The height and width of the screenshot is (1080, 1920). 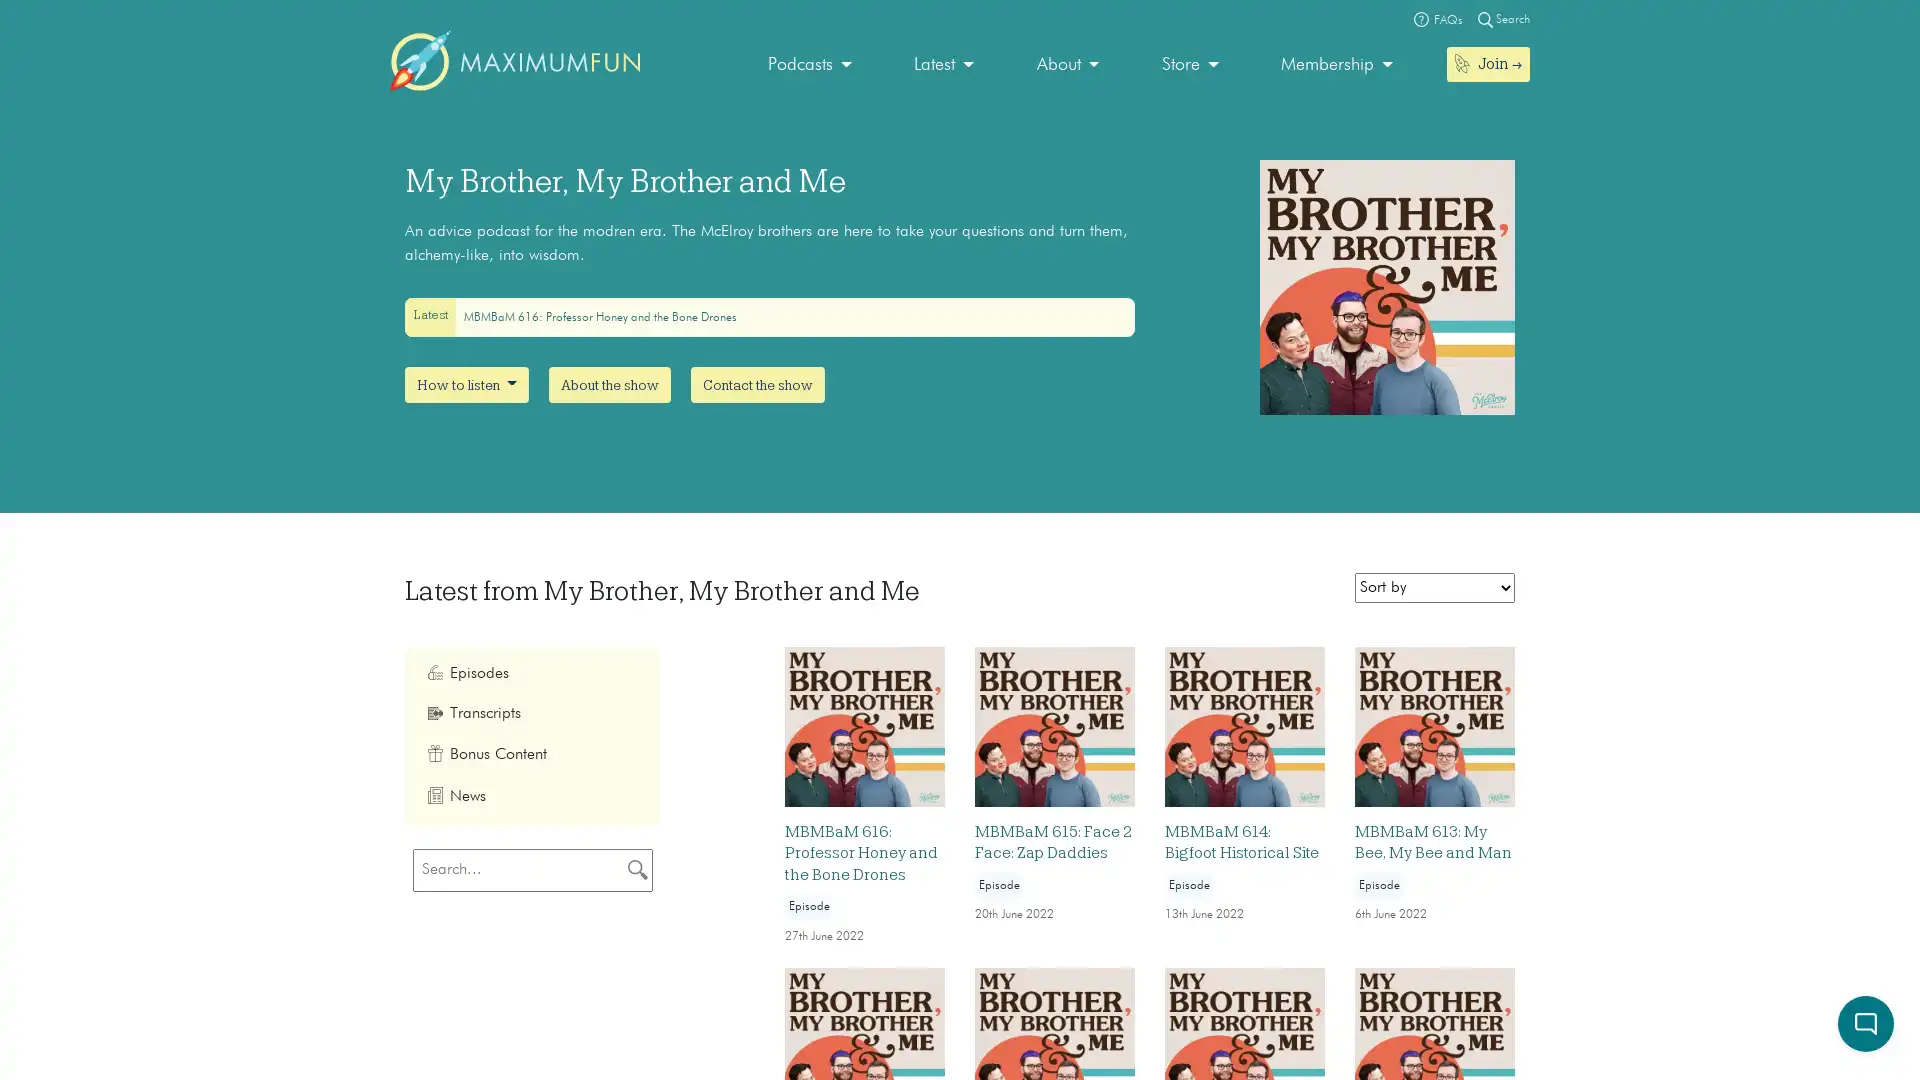 What do you see at coordinates (1503, 19) in the screenshot?
I see `Magnifying glass Search` at bounding box center [1503, 19].